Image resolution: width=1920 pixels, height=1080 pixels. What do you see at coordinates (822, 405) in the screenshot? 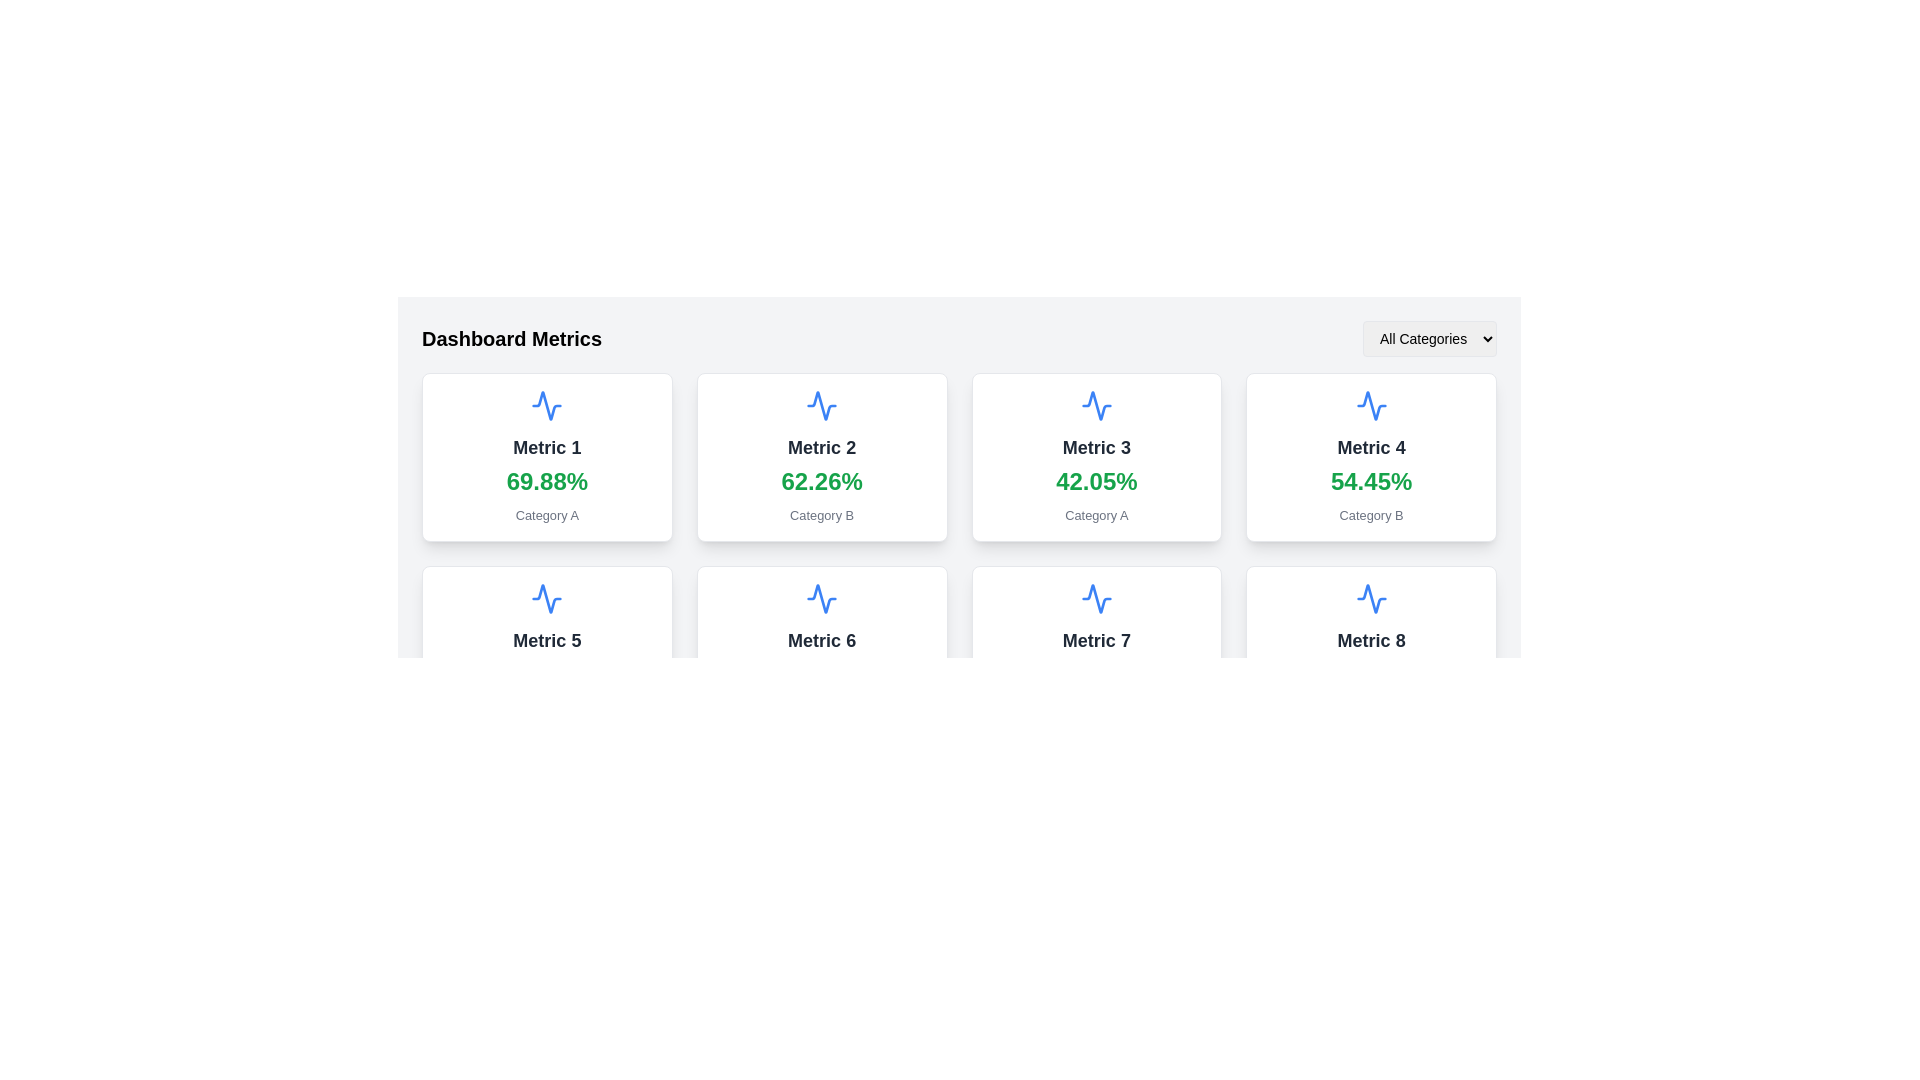
I see `the blue waveform icon resembling a heartbeat signal, located within the card labeled 'Metric 2', positioned in the second column of the first row of a grid layout` at bounding box center [822, 405].